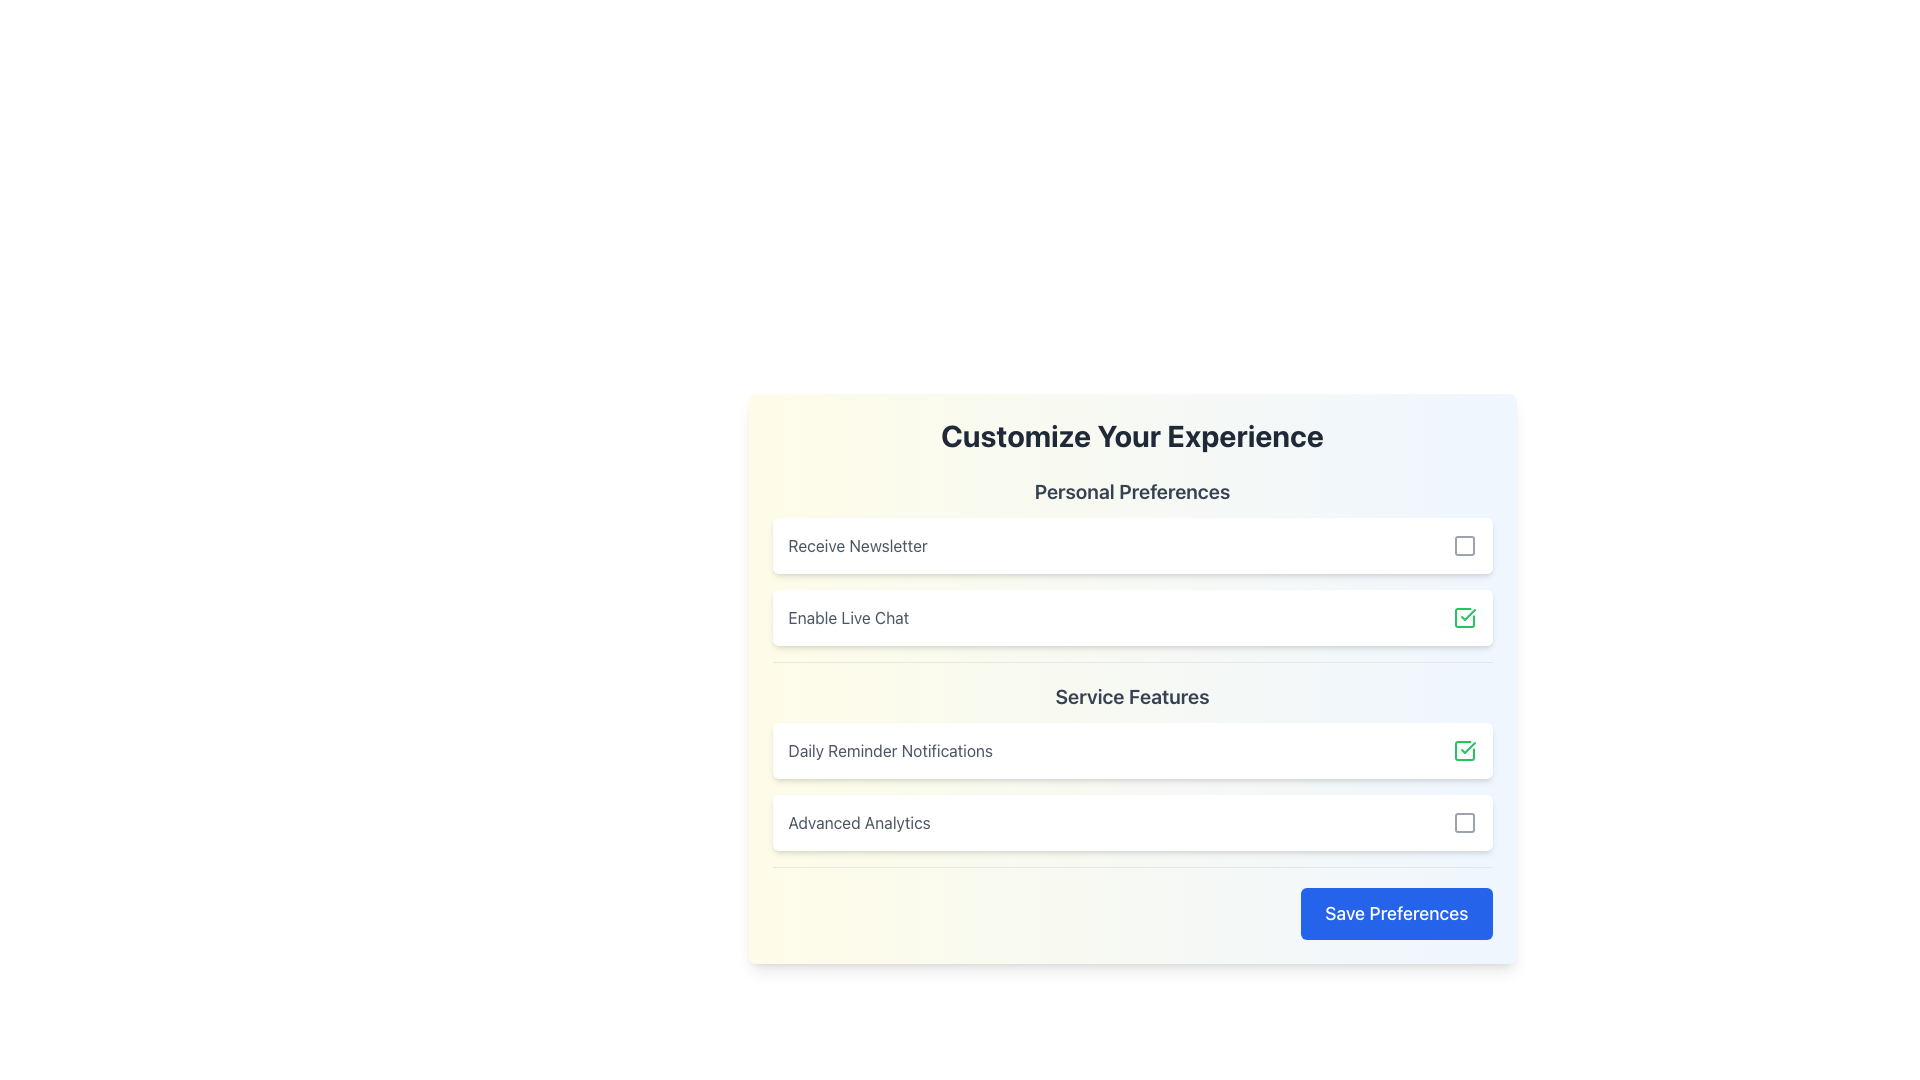 The width and height of the screenshot is (1920, 1080). I want to click on the checkbox for the newsletter subscription option located under the 'Personal Preferences' section, so click(1132, 546).